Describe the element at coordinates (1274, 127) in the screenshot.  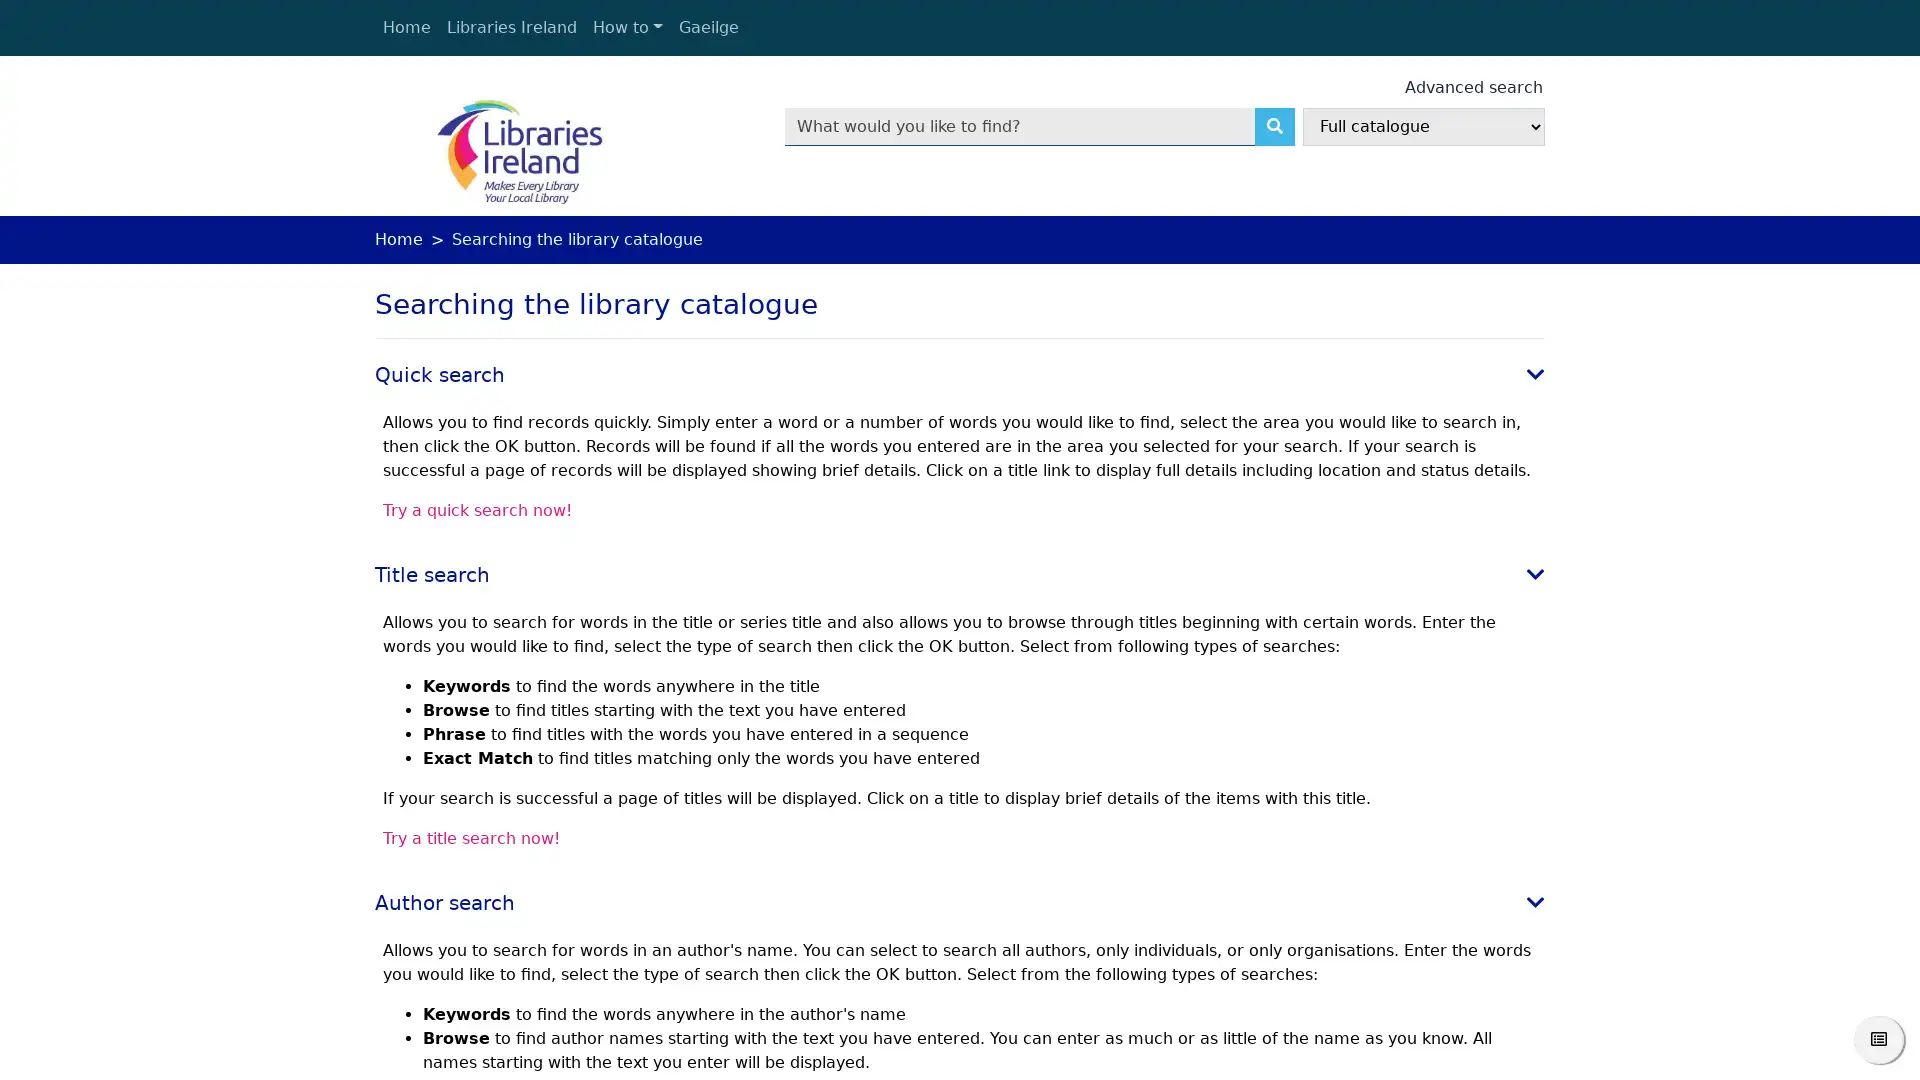
I see `Search` at that location.